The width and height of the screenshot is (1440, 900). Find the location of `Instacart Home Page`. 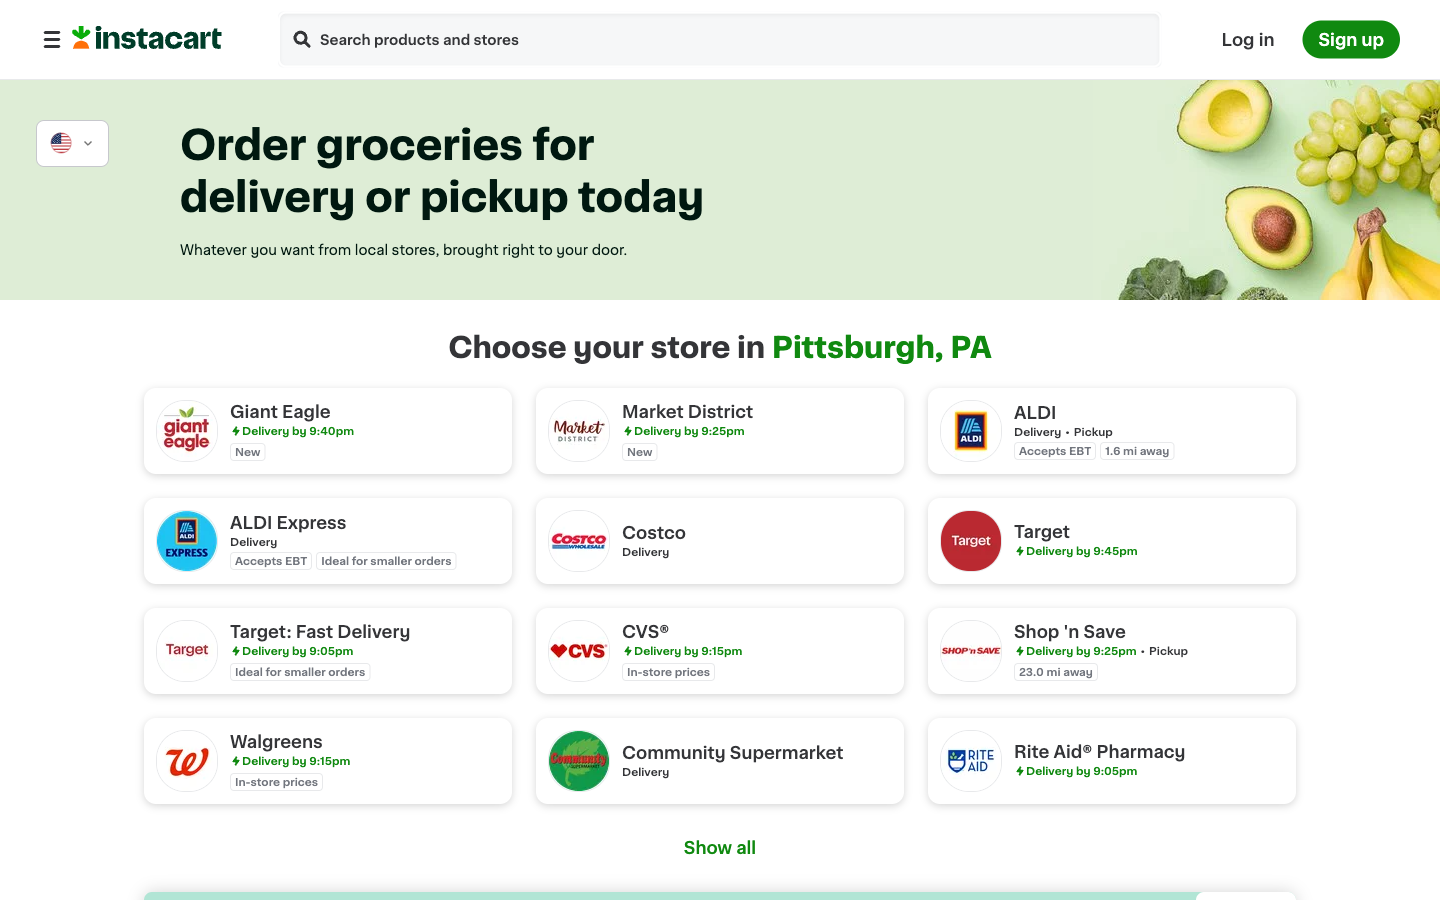

Instacart Home Page is located at coordinates (146, 43).